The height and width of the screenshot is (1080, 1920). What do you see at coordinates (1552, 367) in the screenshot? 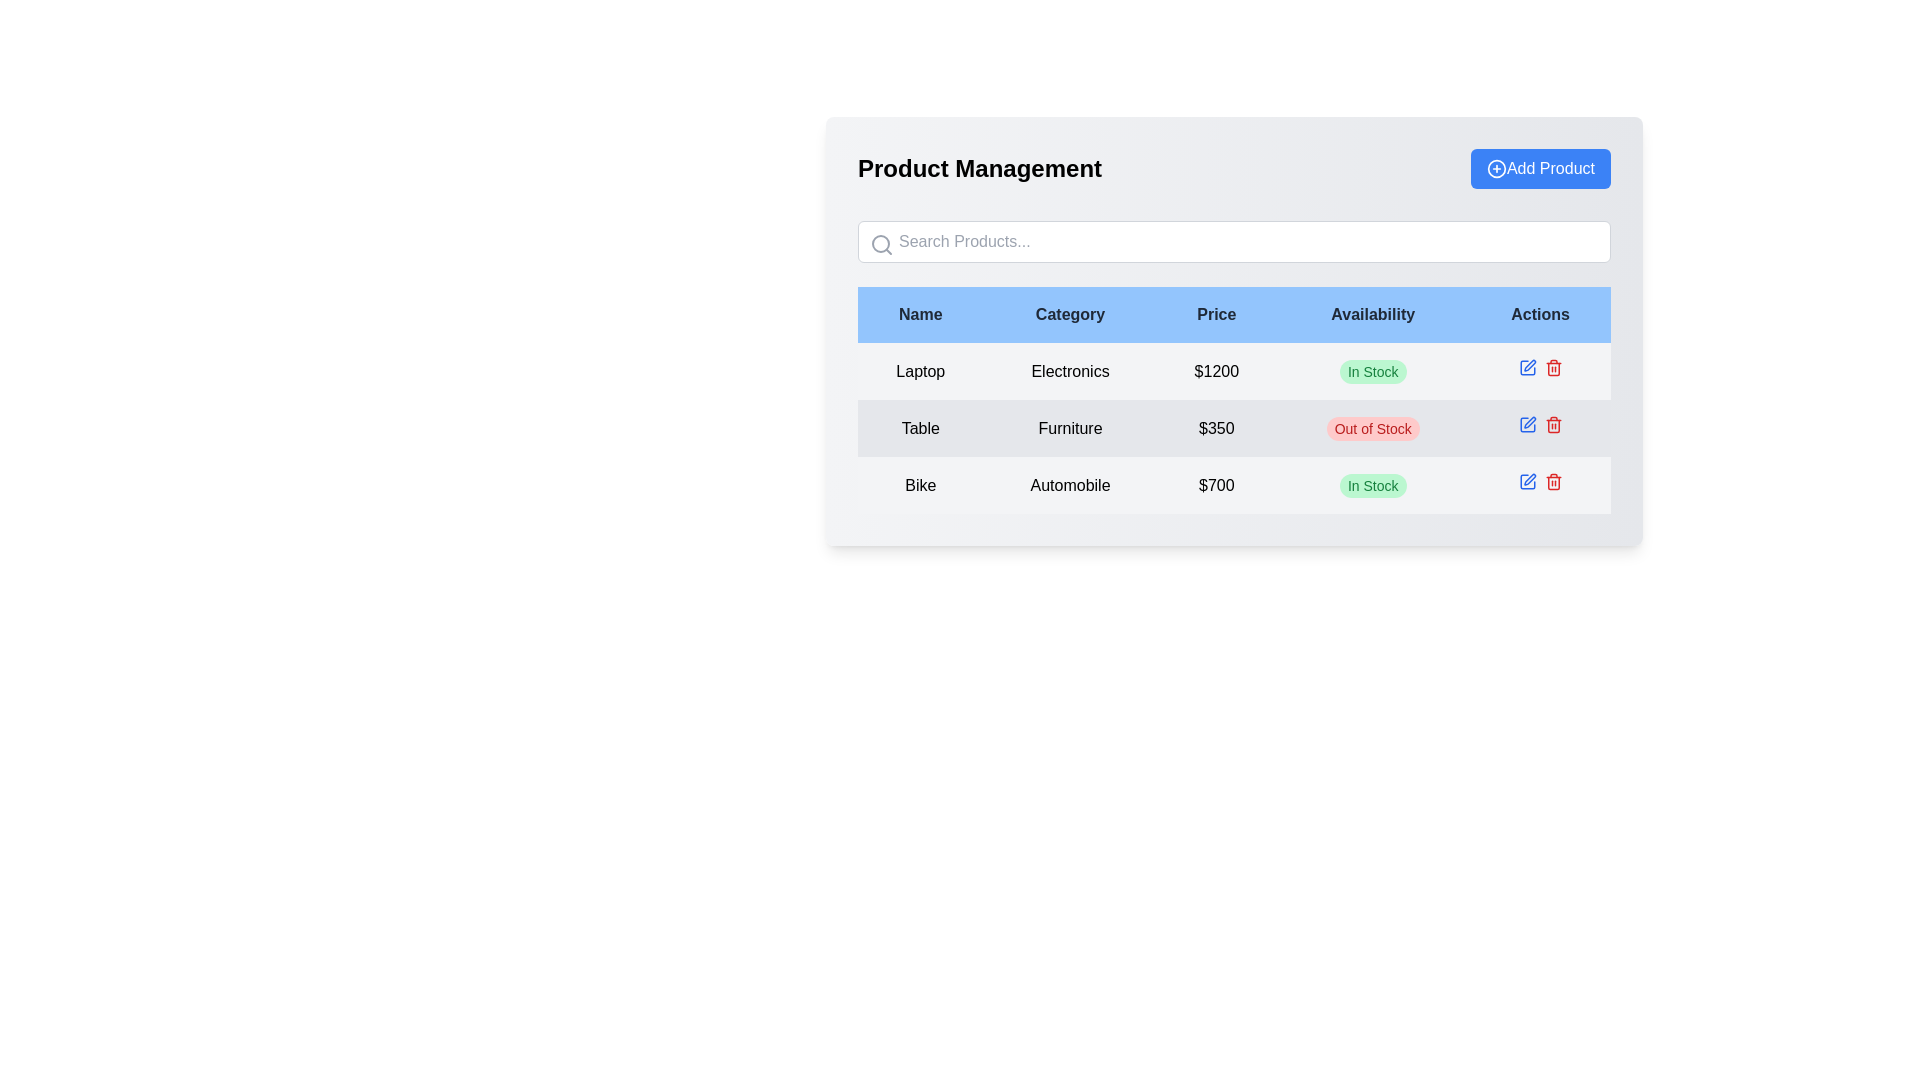
I see `the trash bin icon button in the 'Actions' column of the last row of the product management table` at bounding box center [1552, 367].